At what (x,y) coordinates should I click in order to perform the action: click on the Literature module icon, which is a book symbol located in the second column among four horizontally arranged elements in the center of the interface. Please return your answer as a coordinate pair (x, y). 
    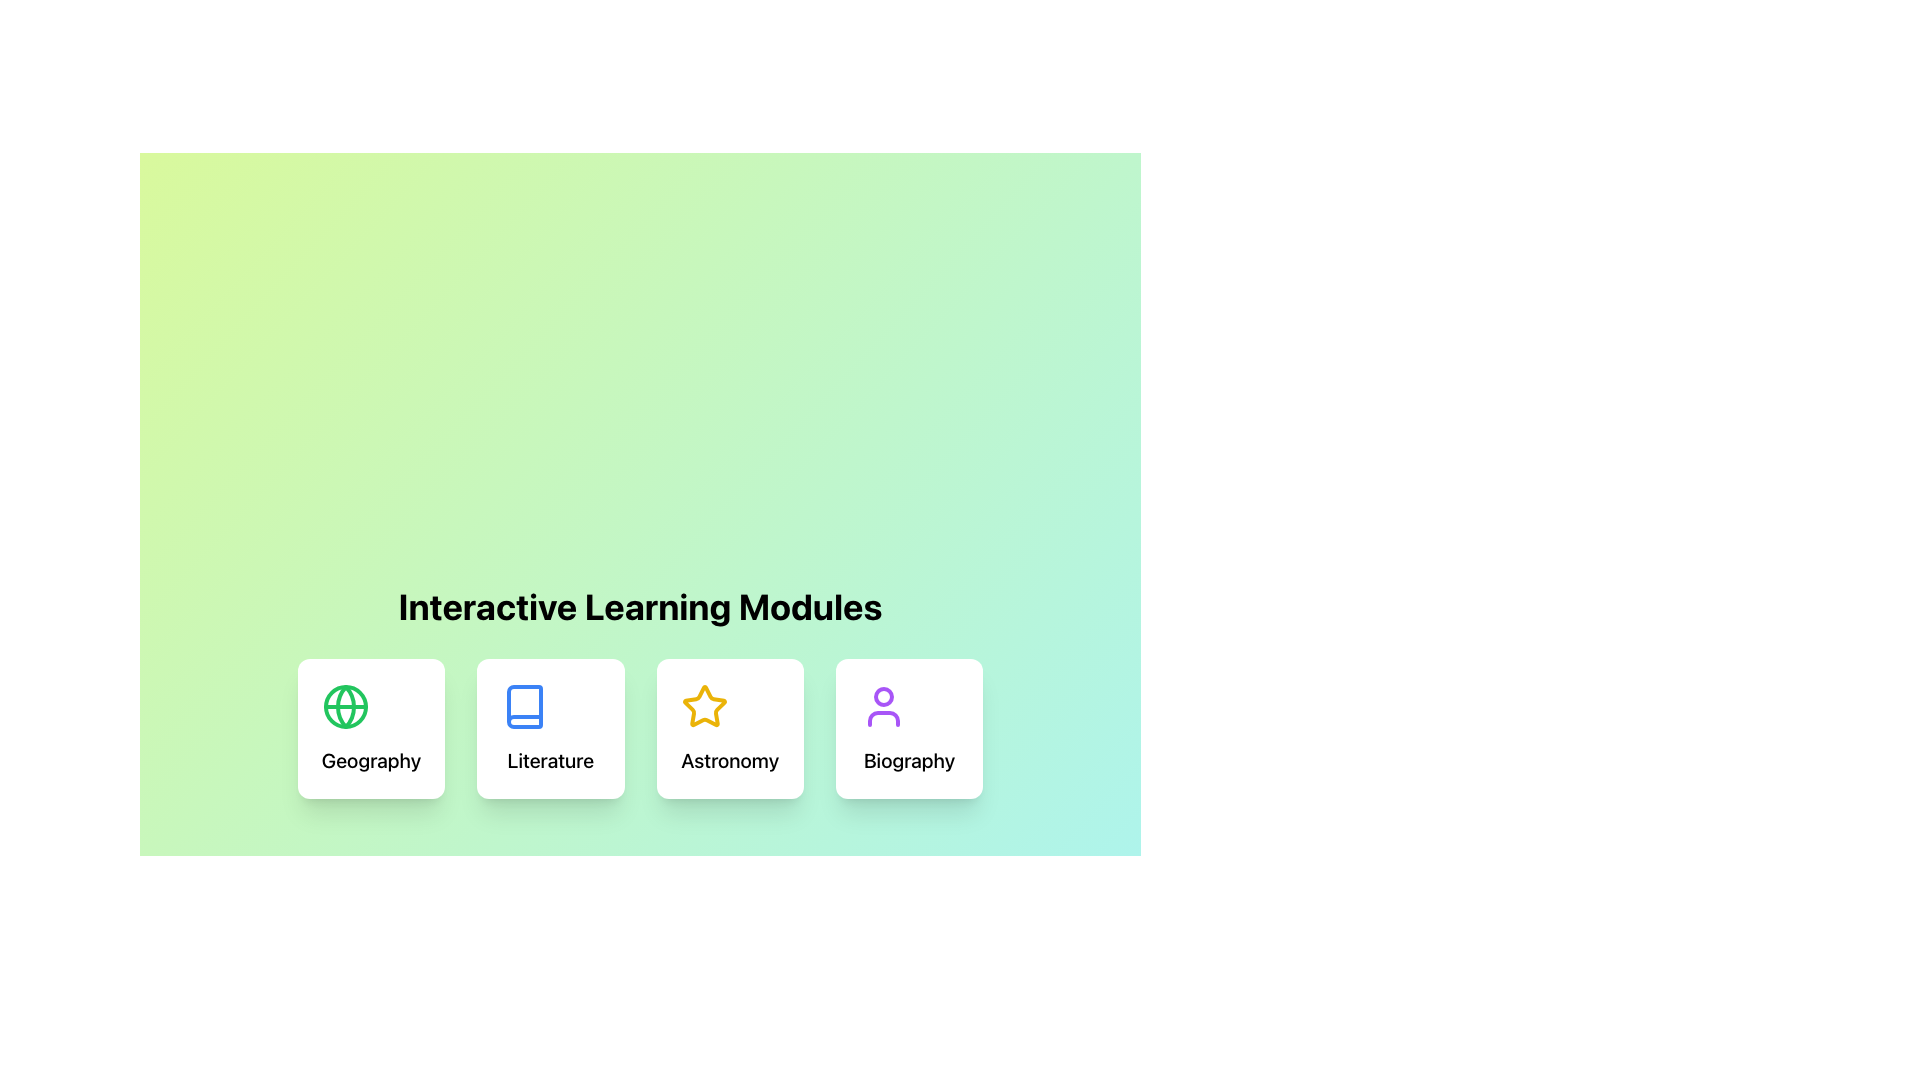
    Looking at the image, I should click on (525, 705).